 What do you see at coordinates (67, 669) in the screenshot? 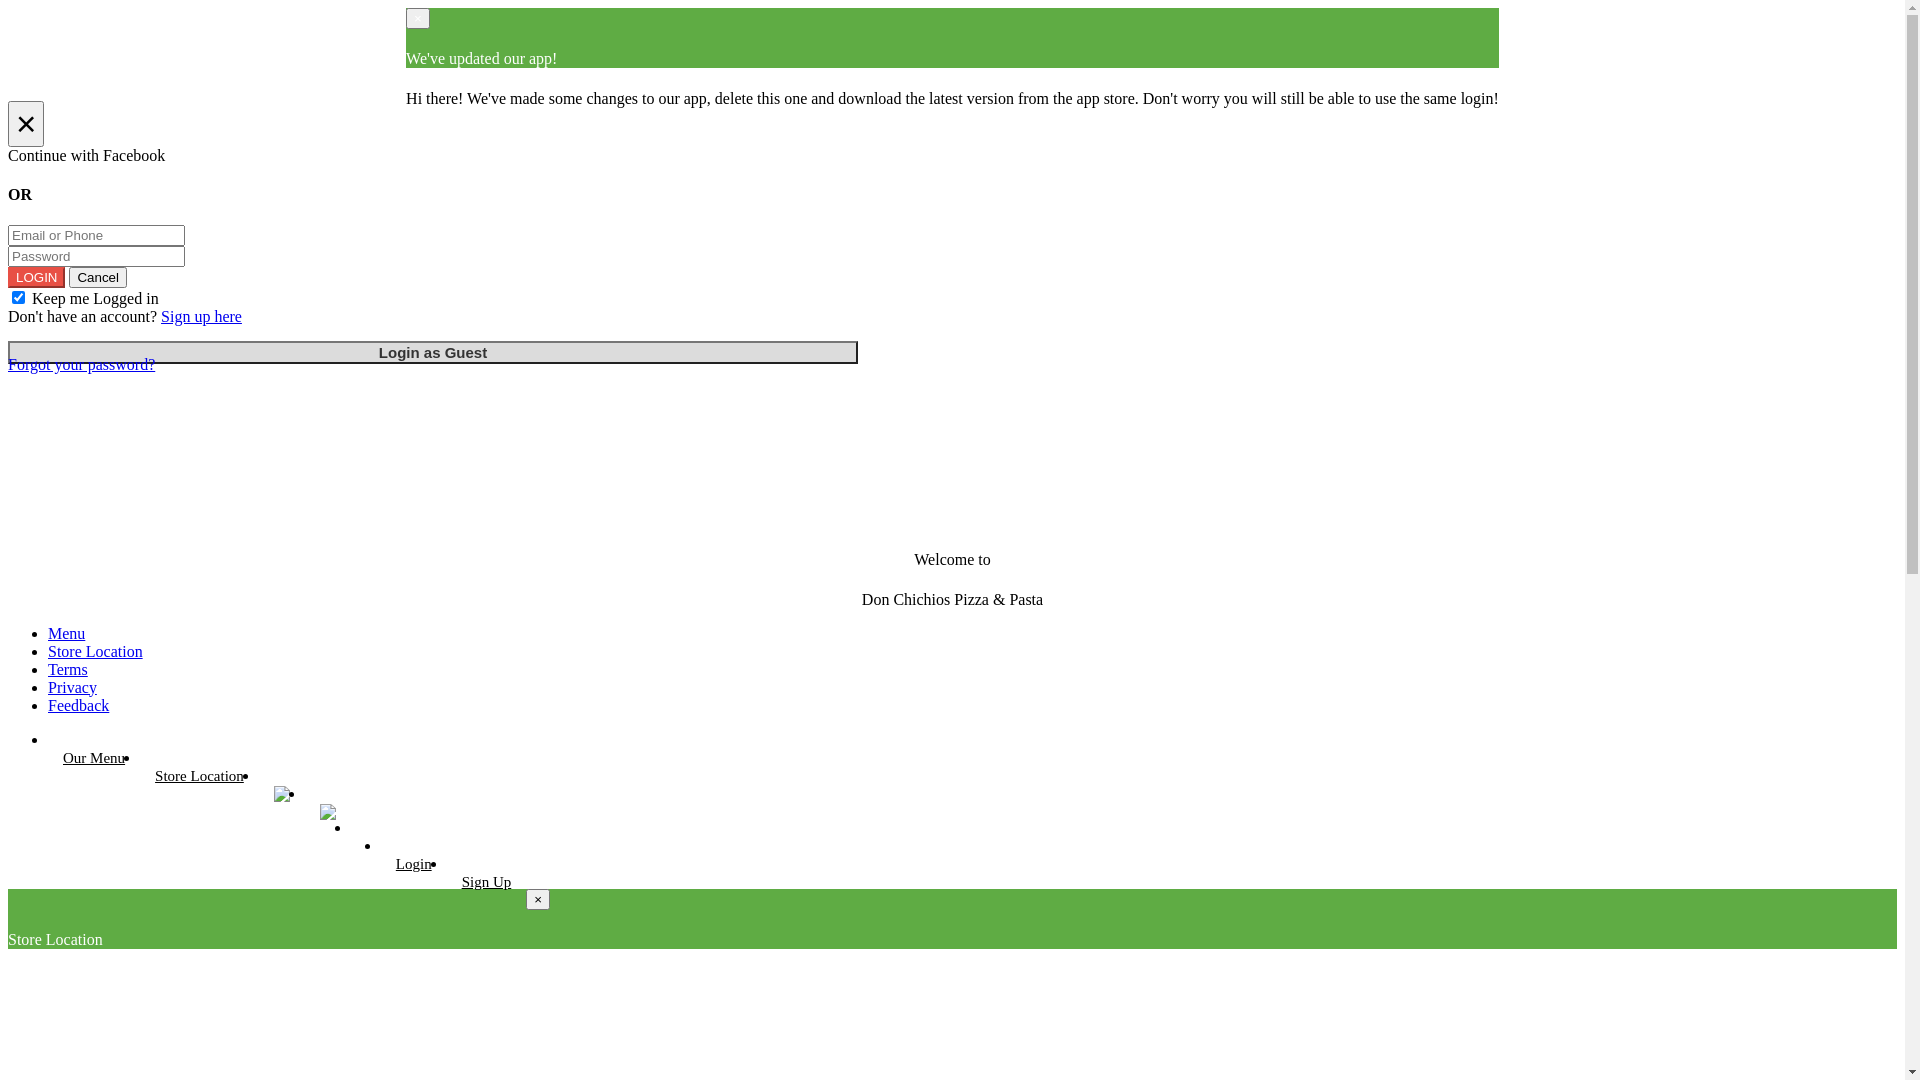
I see `'Terms'` at bounding box center [67, 669].